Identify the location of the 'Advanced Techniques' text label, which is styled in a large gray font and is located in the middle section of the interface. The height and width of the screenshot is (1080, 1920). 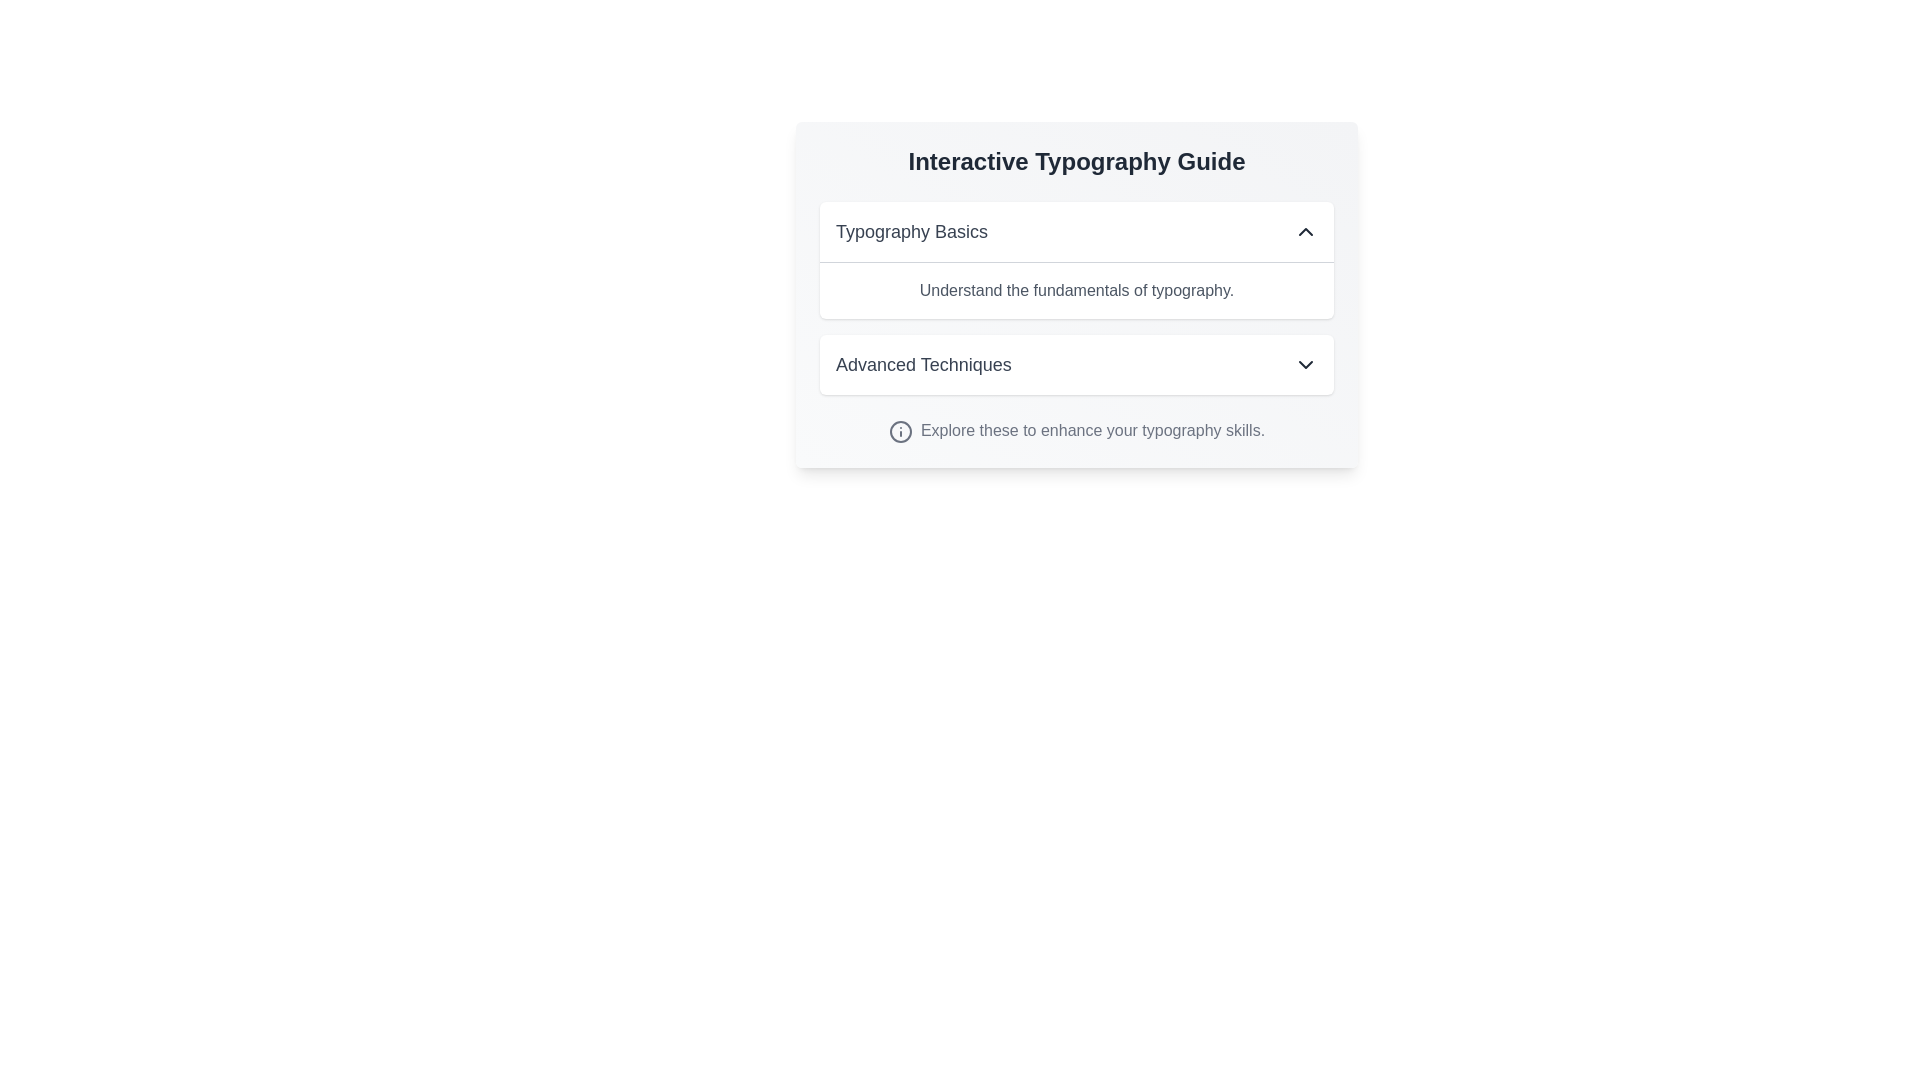
(922, 365).